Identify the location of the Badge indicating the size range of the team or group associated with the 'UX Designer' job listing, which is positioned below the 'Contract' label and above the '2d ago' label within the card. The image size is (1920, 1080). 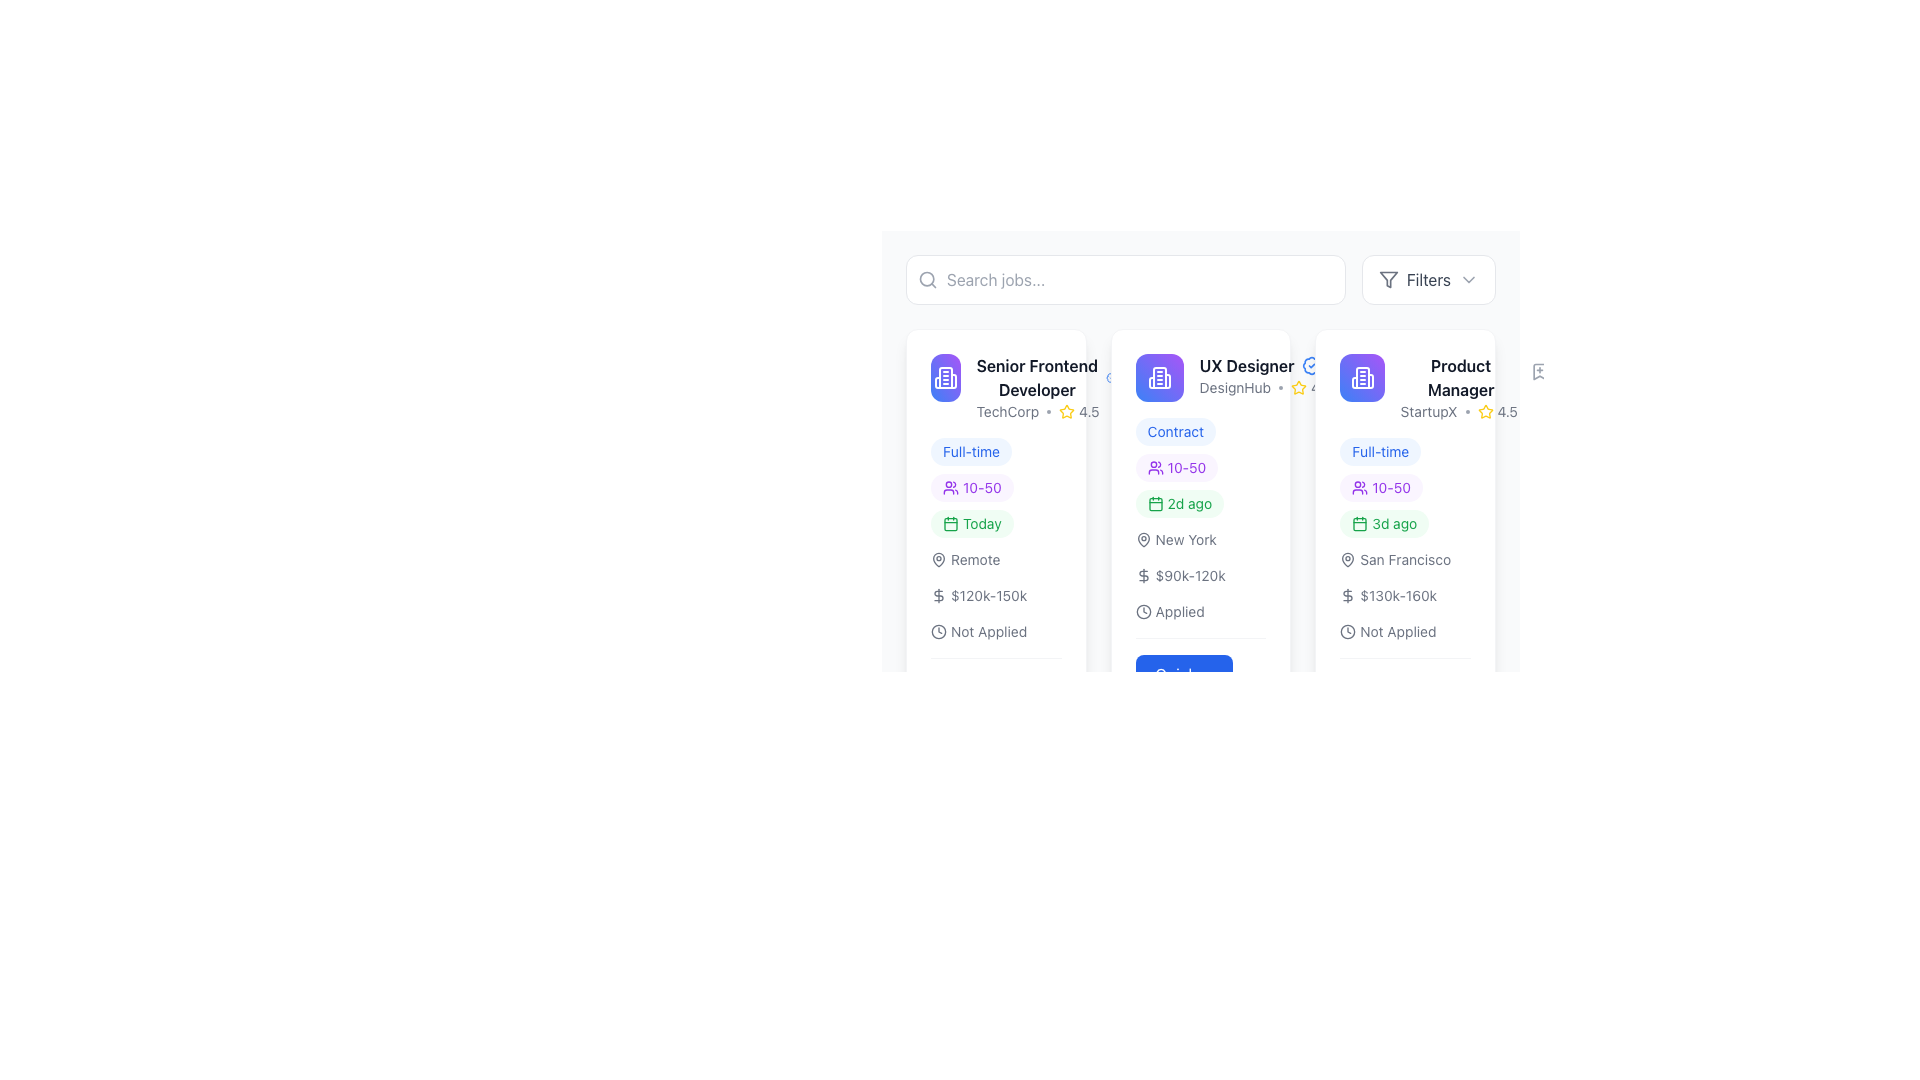
(1200, 467).